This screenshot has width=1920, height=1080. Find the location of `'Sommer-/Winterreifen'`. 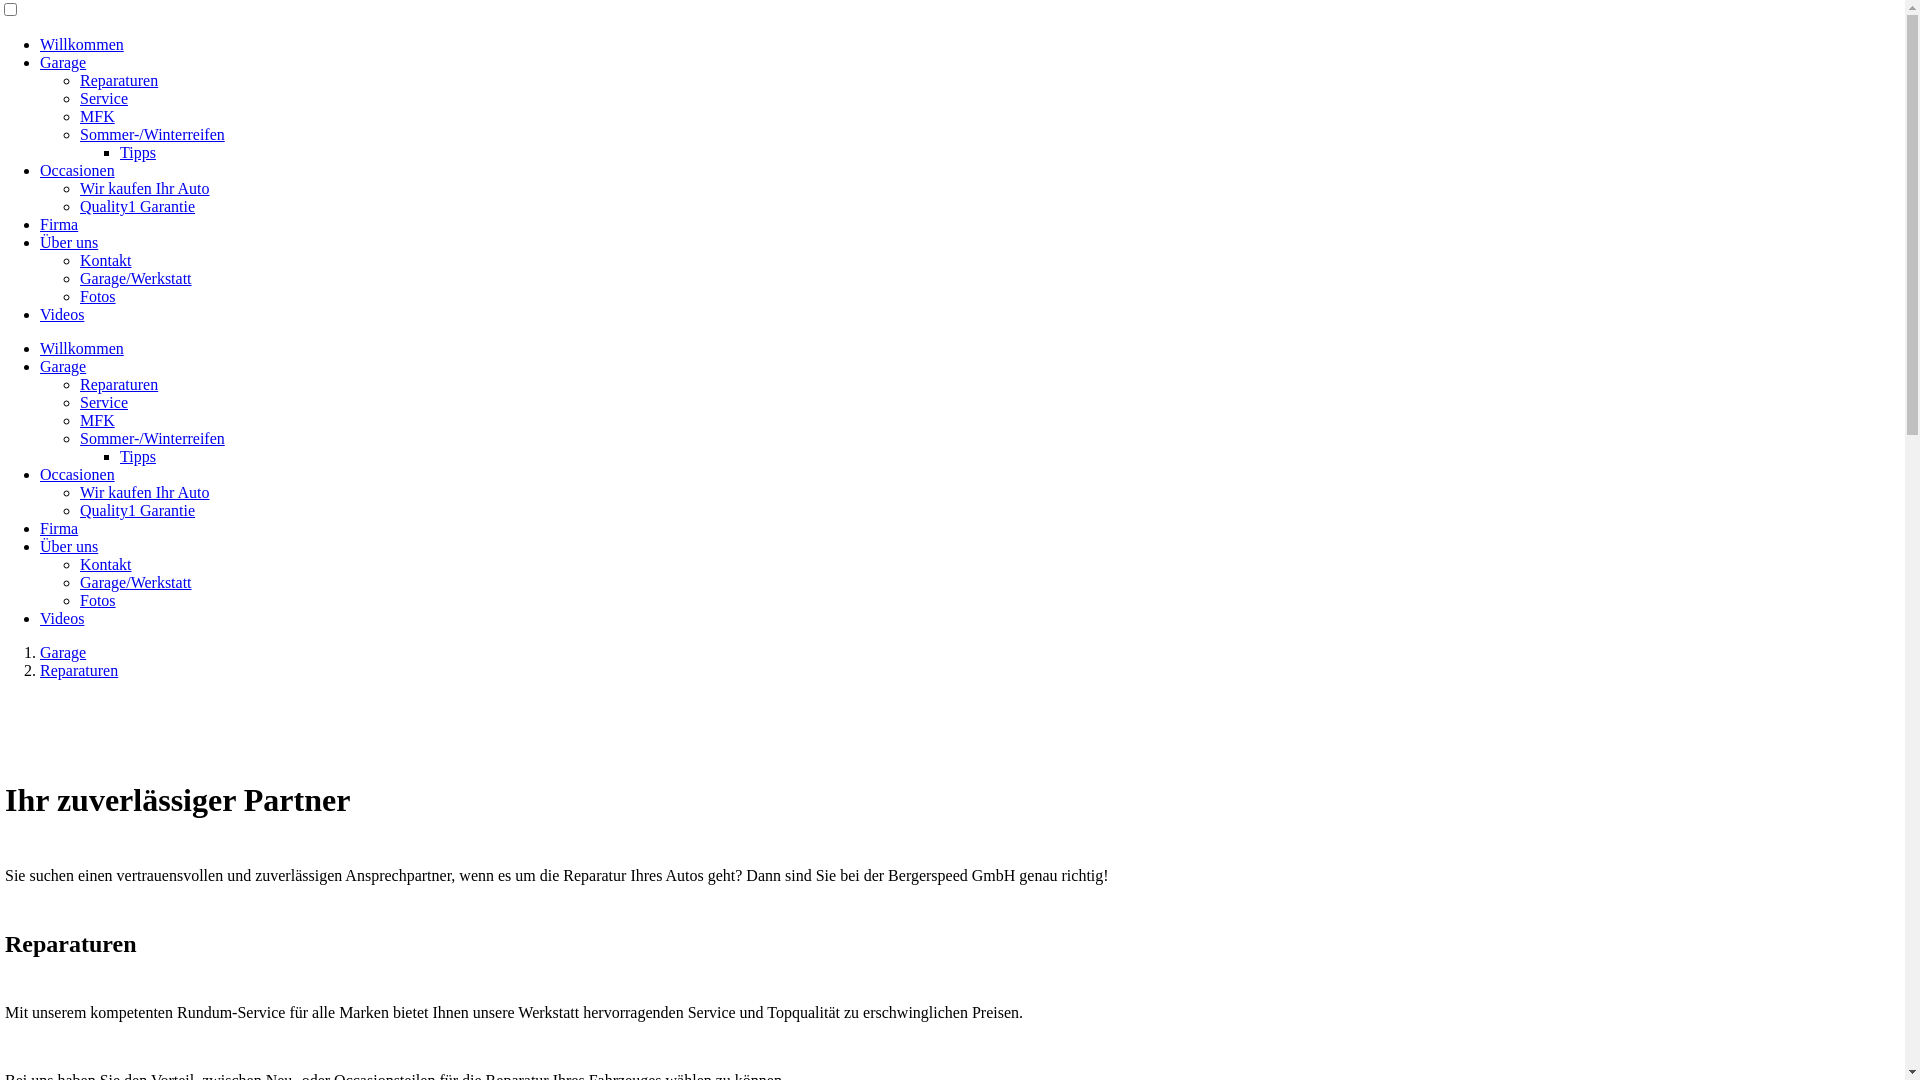

'Sommer-/Winterreifen' is located at coordinates (151, 134).